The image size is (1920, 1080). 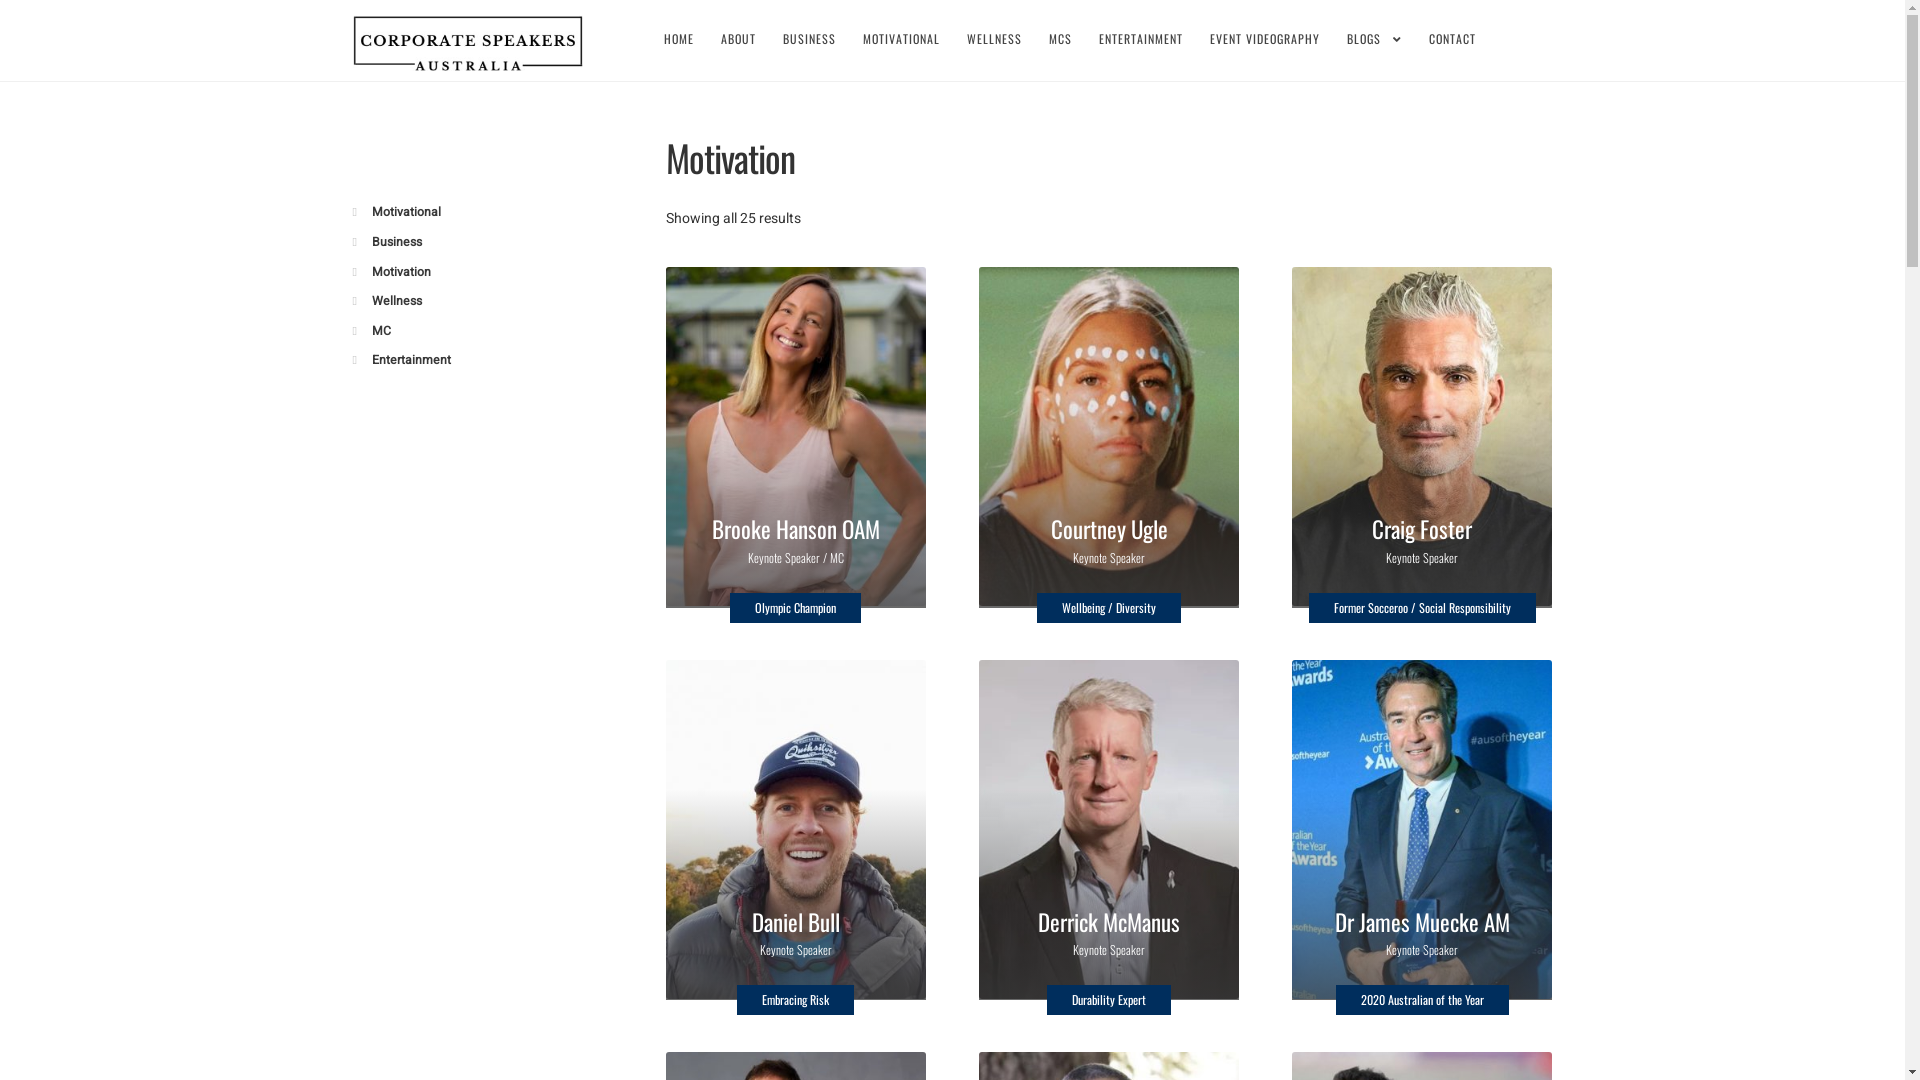 I want to click on 'BLOGS', so click(x=1373, y=39).